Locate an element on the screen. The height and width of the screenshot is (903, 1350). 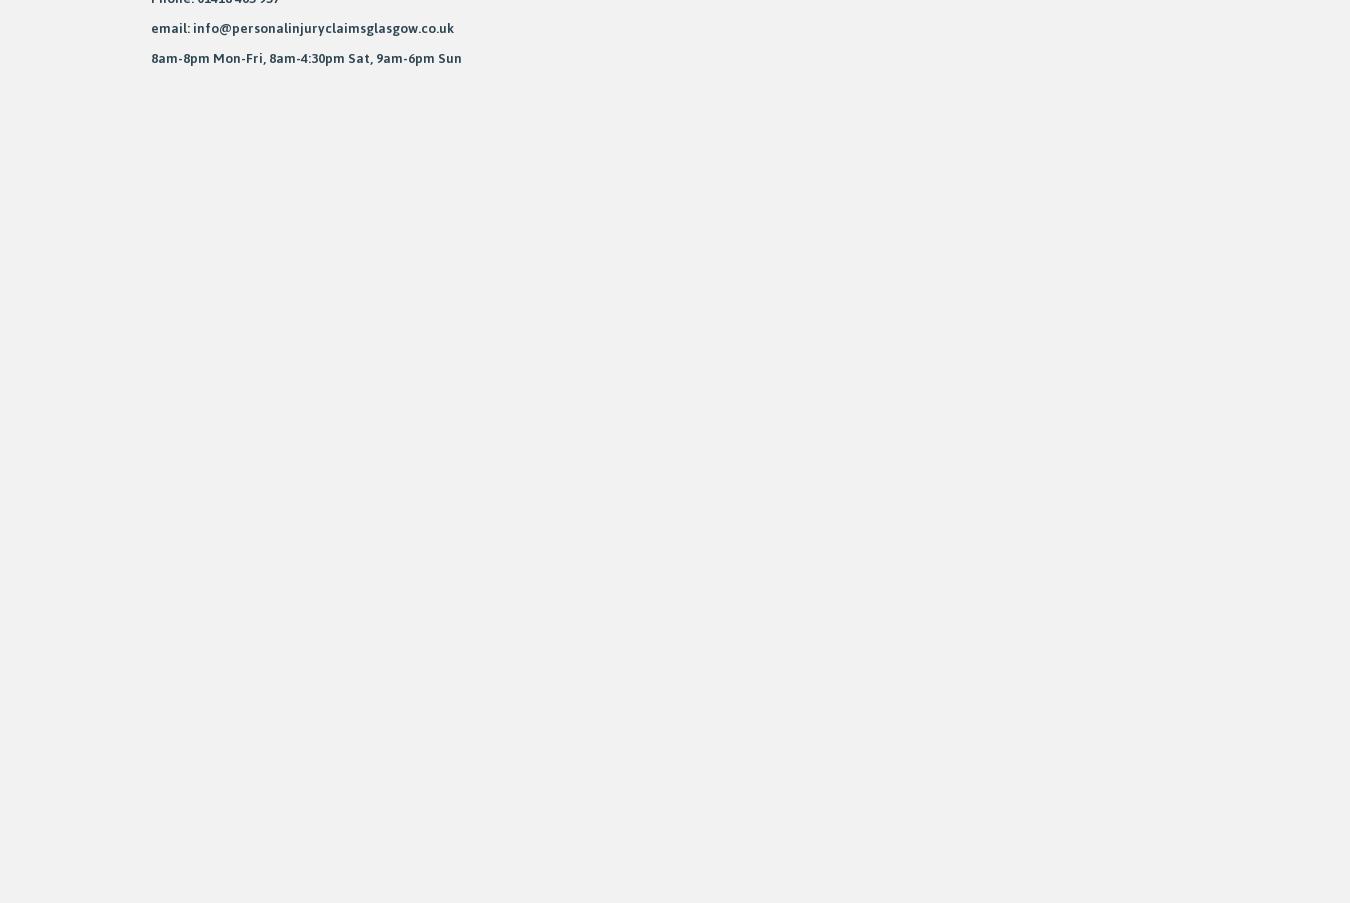
'Sheffield' is located at coordinates (637, 364).